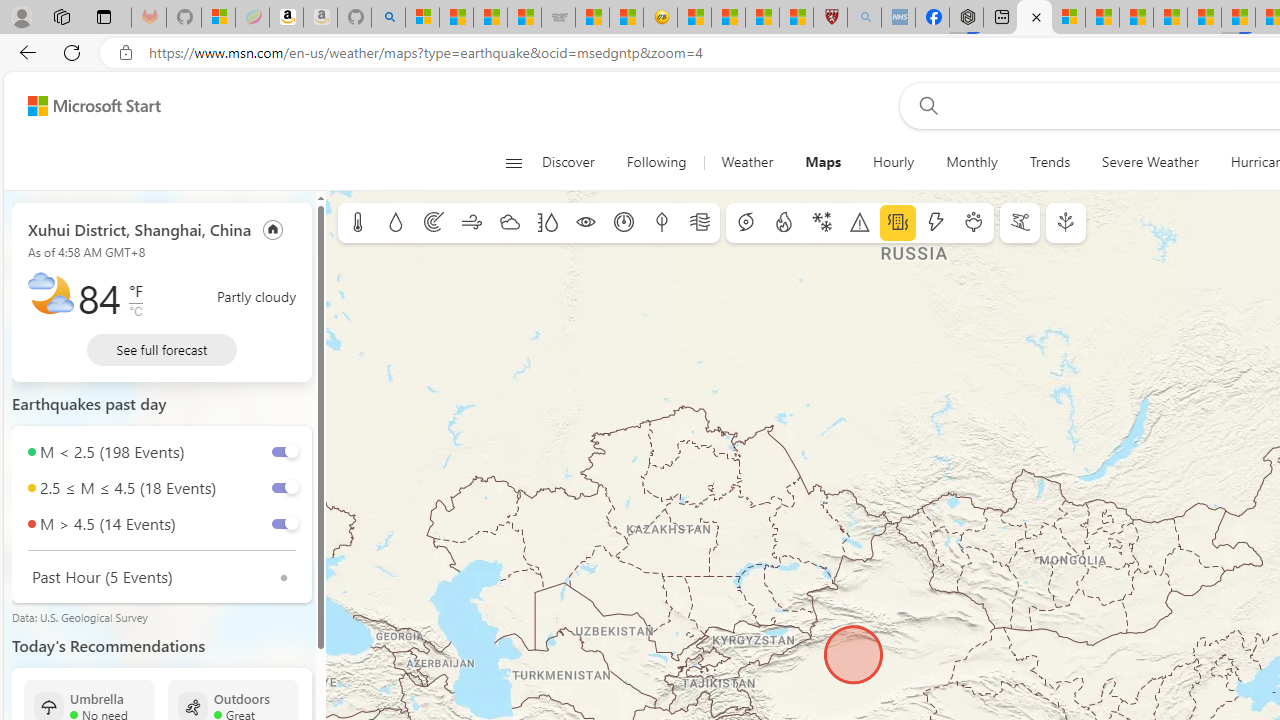  What do you see at coordinates (1150, 162) in the screenshot?
I see `'Severe Weather'` at bounding box center [1150, 162].